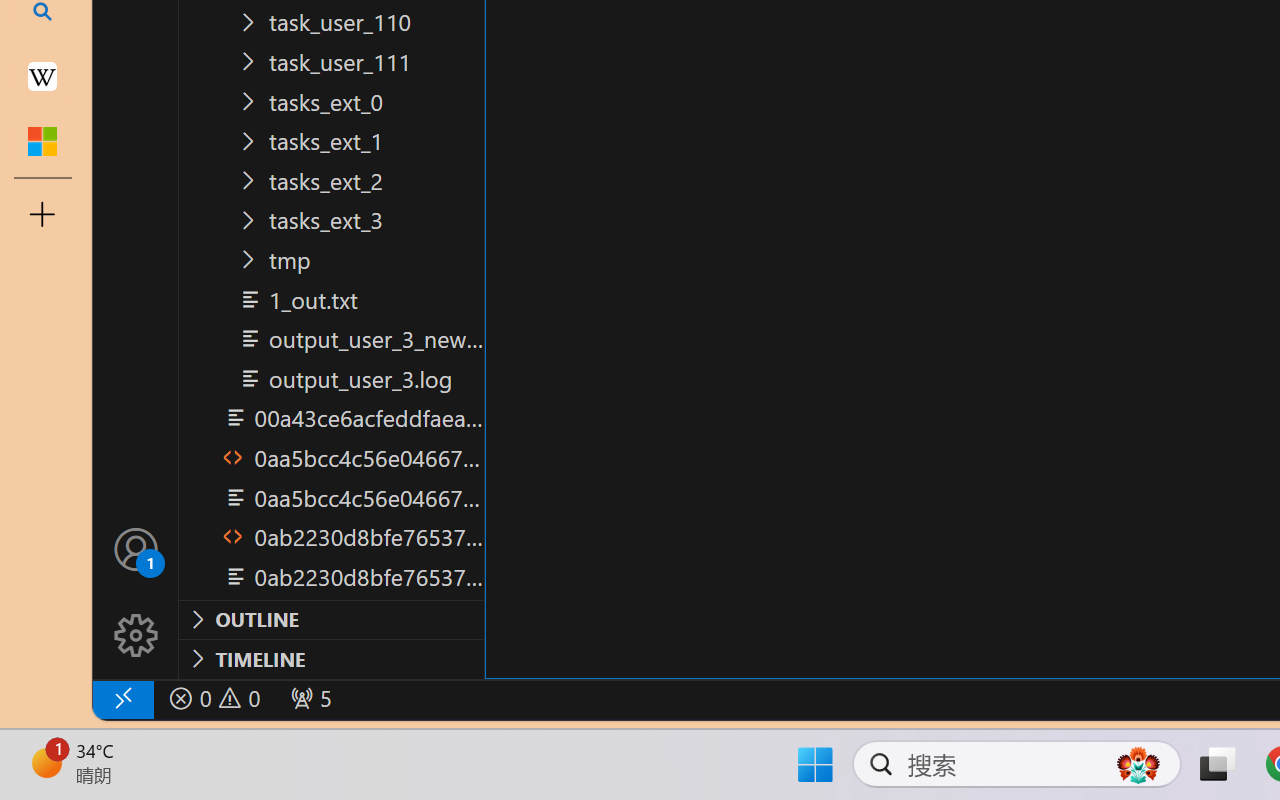  What do you see at coordinates (308, 698) in the screenshot?
I see `'Forwarded Ports: 36301, 47065, 38781, 45817, 50331'` at bounding box center [308, 698].